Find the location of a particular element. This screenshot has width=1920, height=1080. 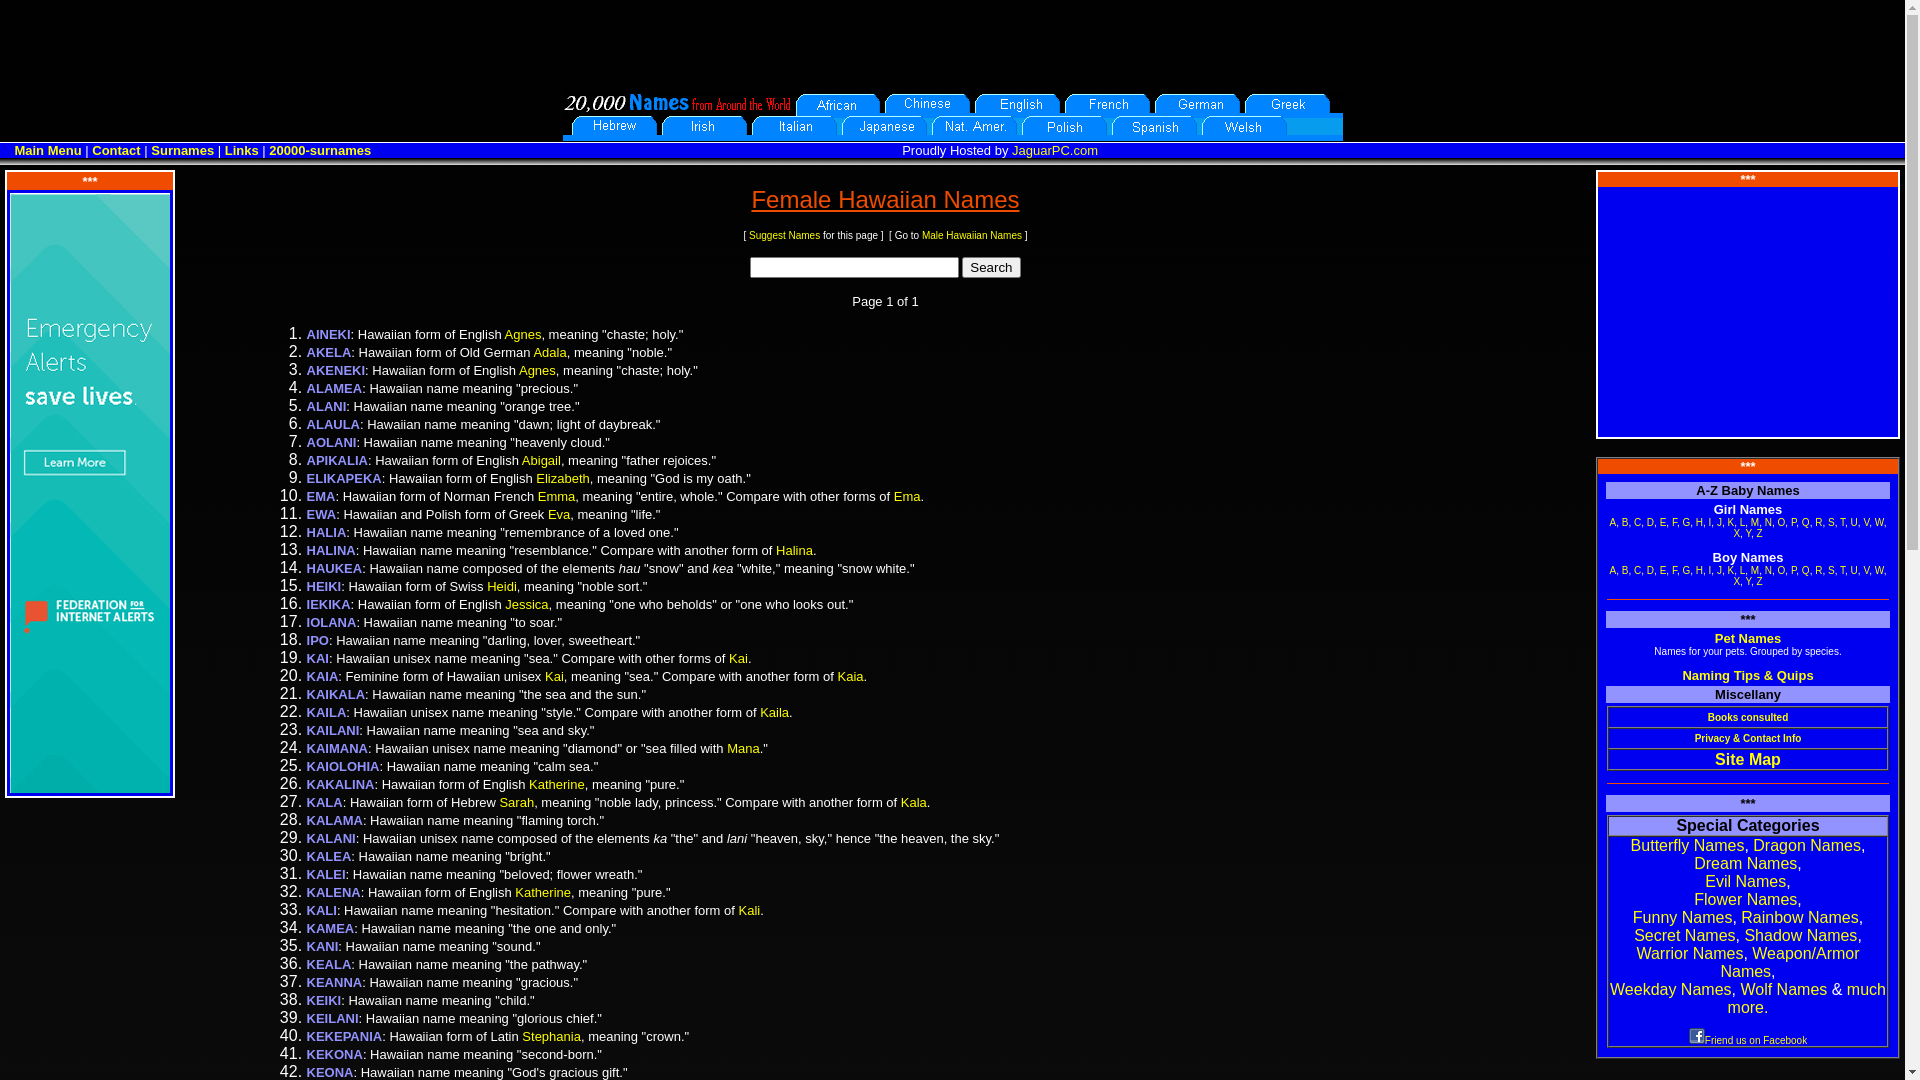

'Main Menu' is located at coordinates (14, 149).